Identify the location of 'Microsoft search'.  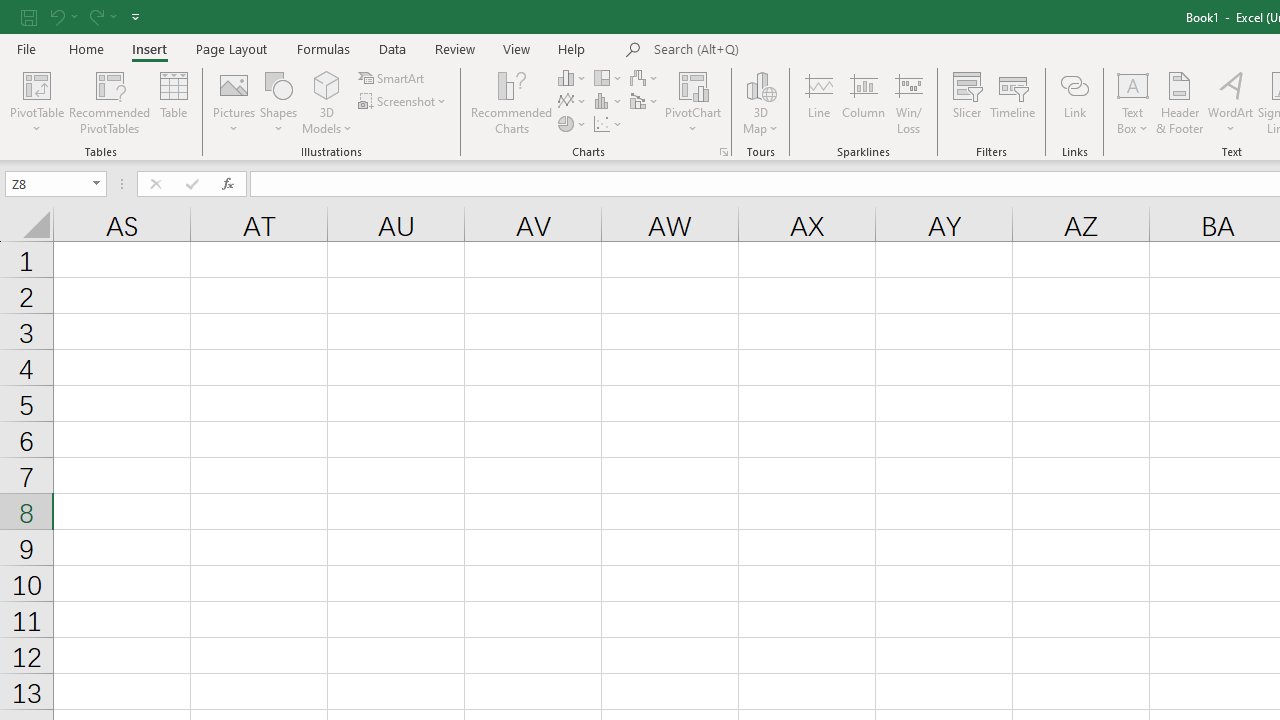
(791, 49).